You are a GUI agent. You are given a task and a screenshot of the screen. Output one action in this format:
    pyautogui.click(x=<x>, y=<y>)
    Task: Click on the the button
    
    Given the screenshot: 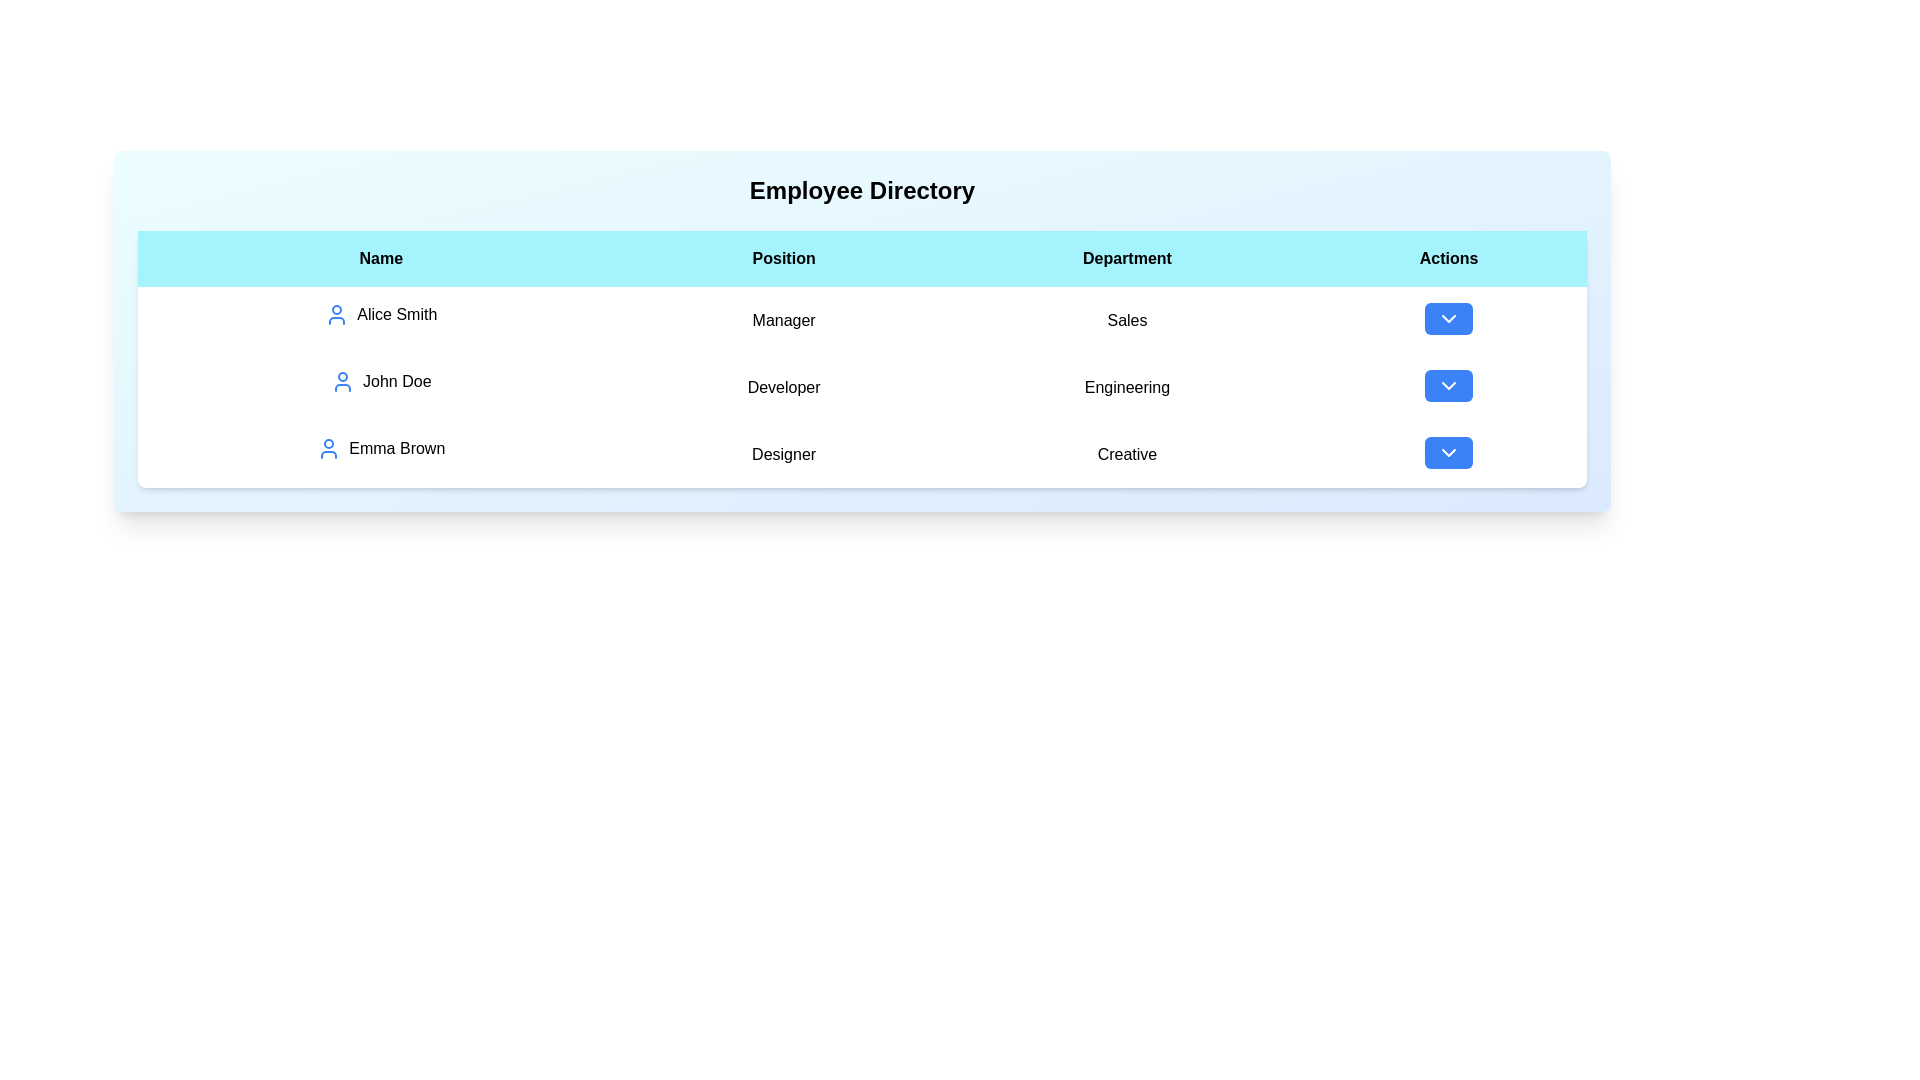 What is the action you would take?
    pyautogui.click(x=1449, y=387)
    